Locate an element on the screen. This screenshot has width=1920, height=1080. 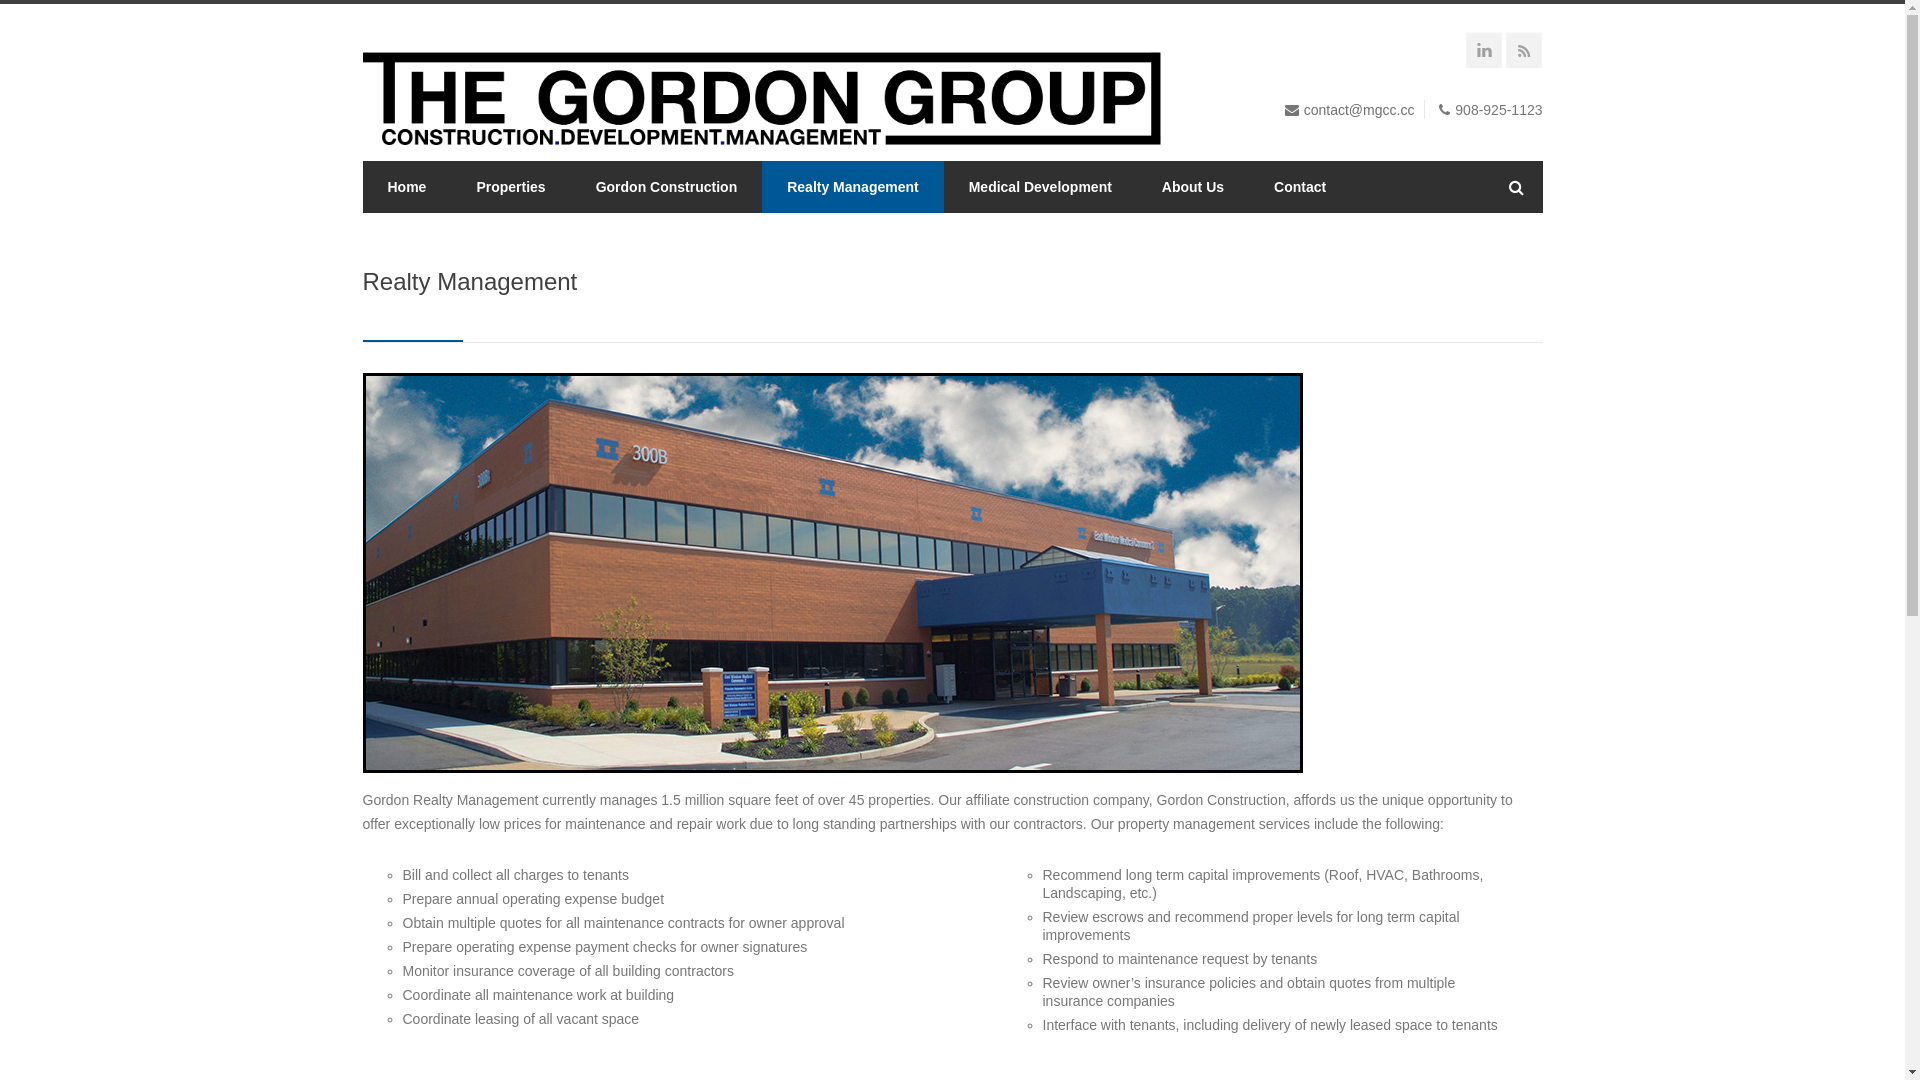
'contact@mgcc.cc' is located at coordinates (1304, 110).